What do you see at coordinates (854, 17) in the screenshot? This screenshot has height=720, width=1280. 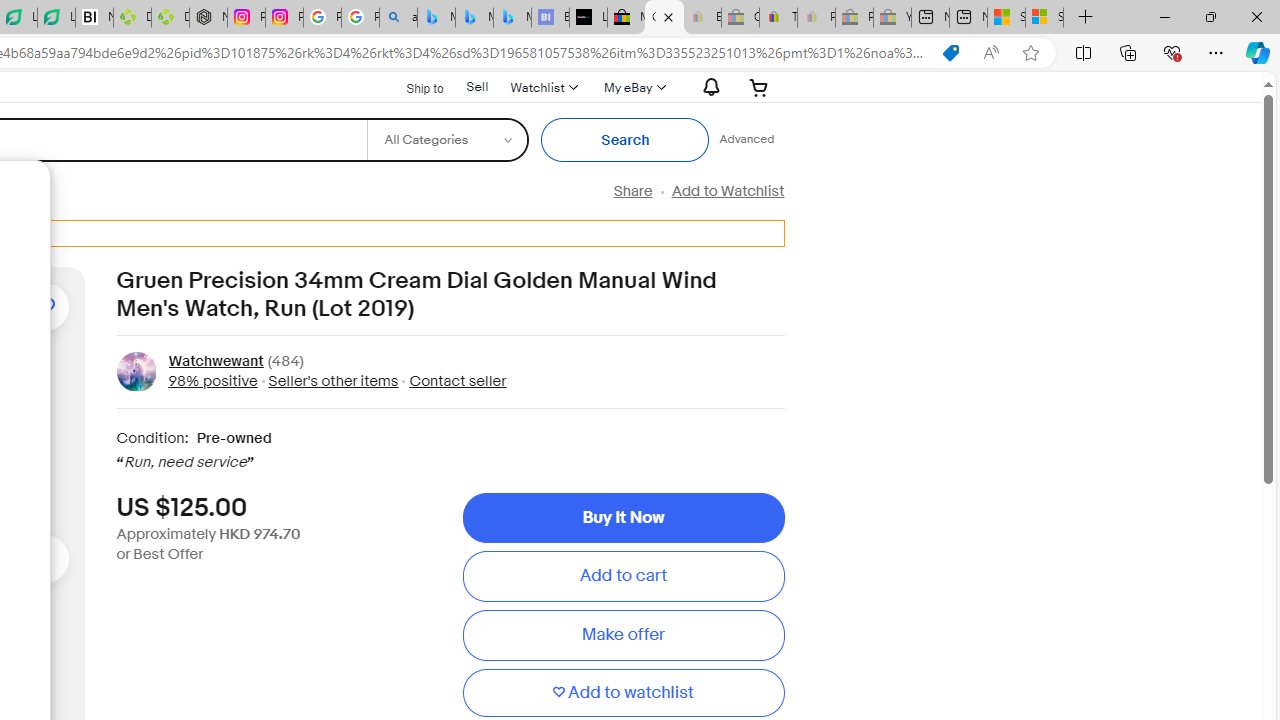 I see `'Press Room - eBay Inc. - Sleeping'` at bounding box center [854, 17].